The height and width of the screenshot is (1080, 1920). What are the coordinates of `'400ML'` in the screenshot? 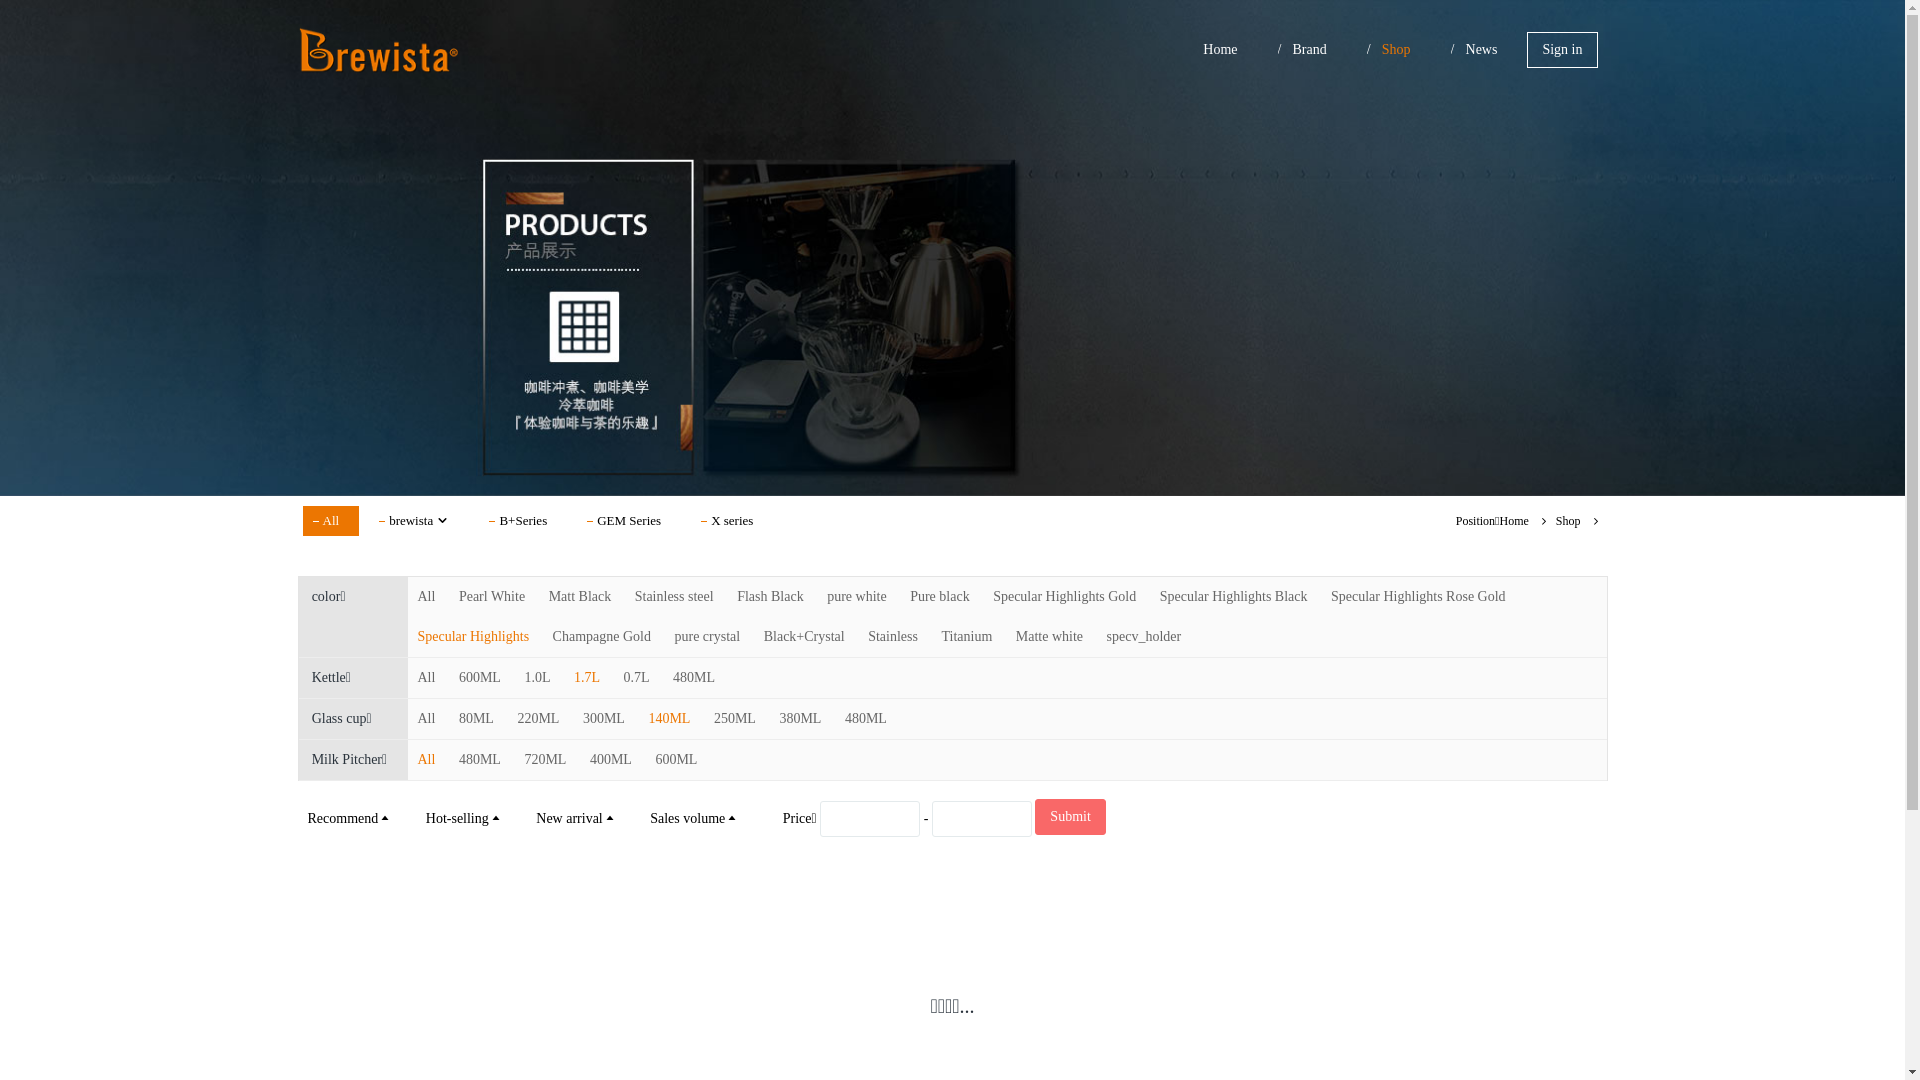 It's located at (609, 759).